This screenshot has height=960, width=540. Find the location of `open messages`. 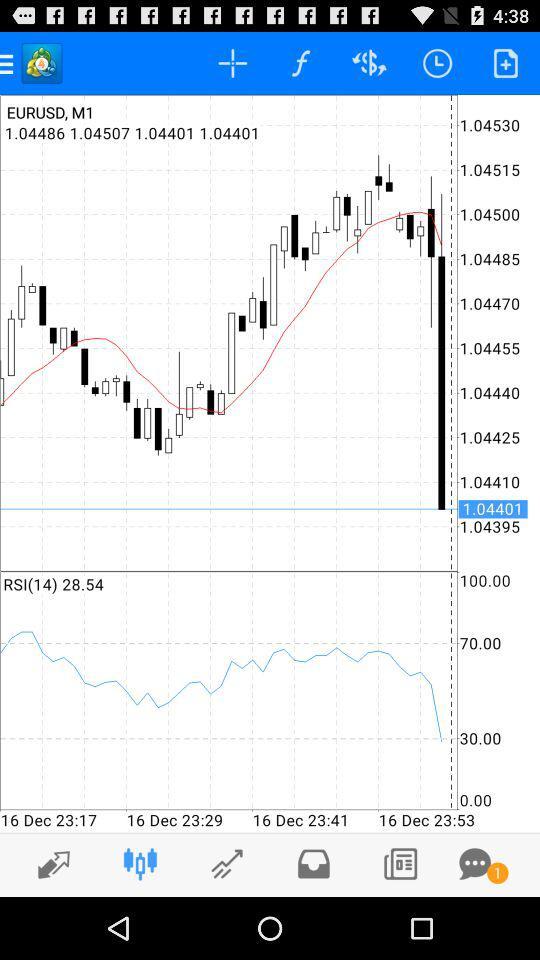

open messages is located at coordinates (474, 863).